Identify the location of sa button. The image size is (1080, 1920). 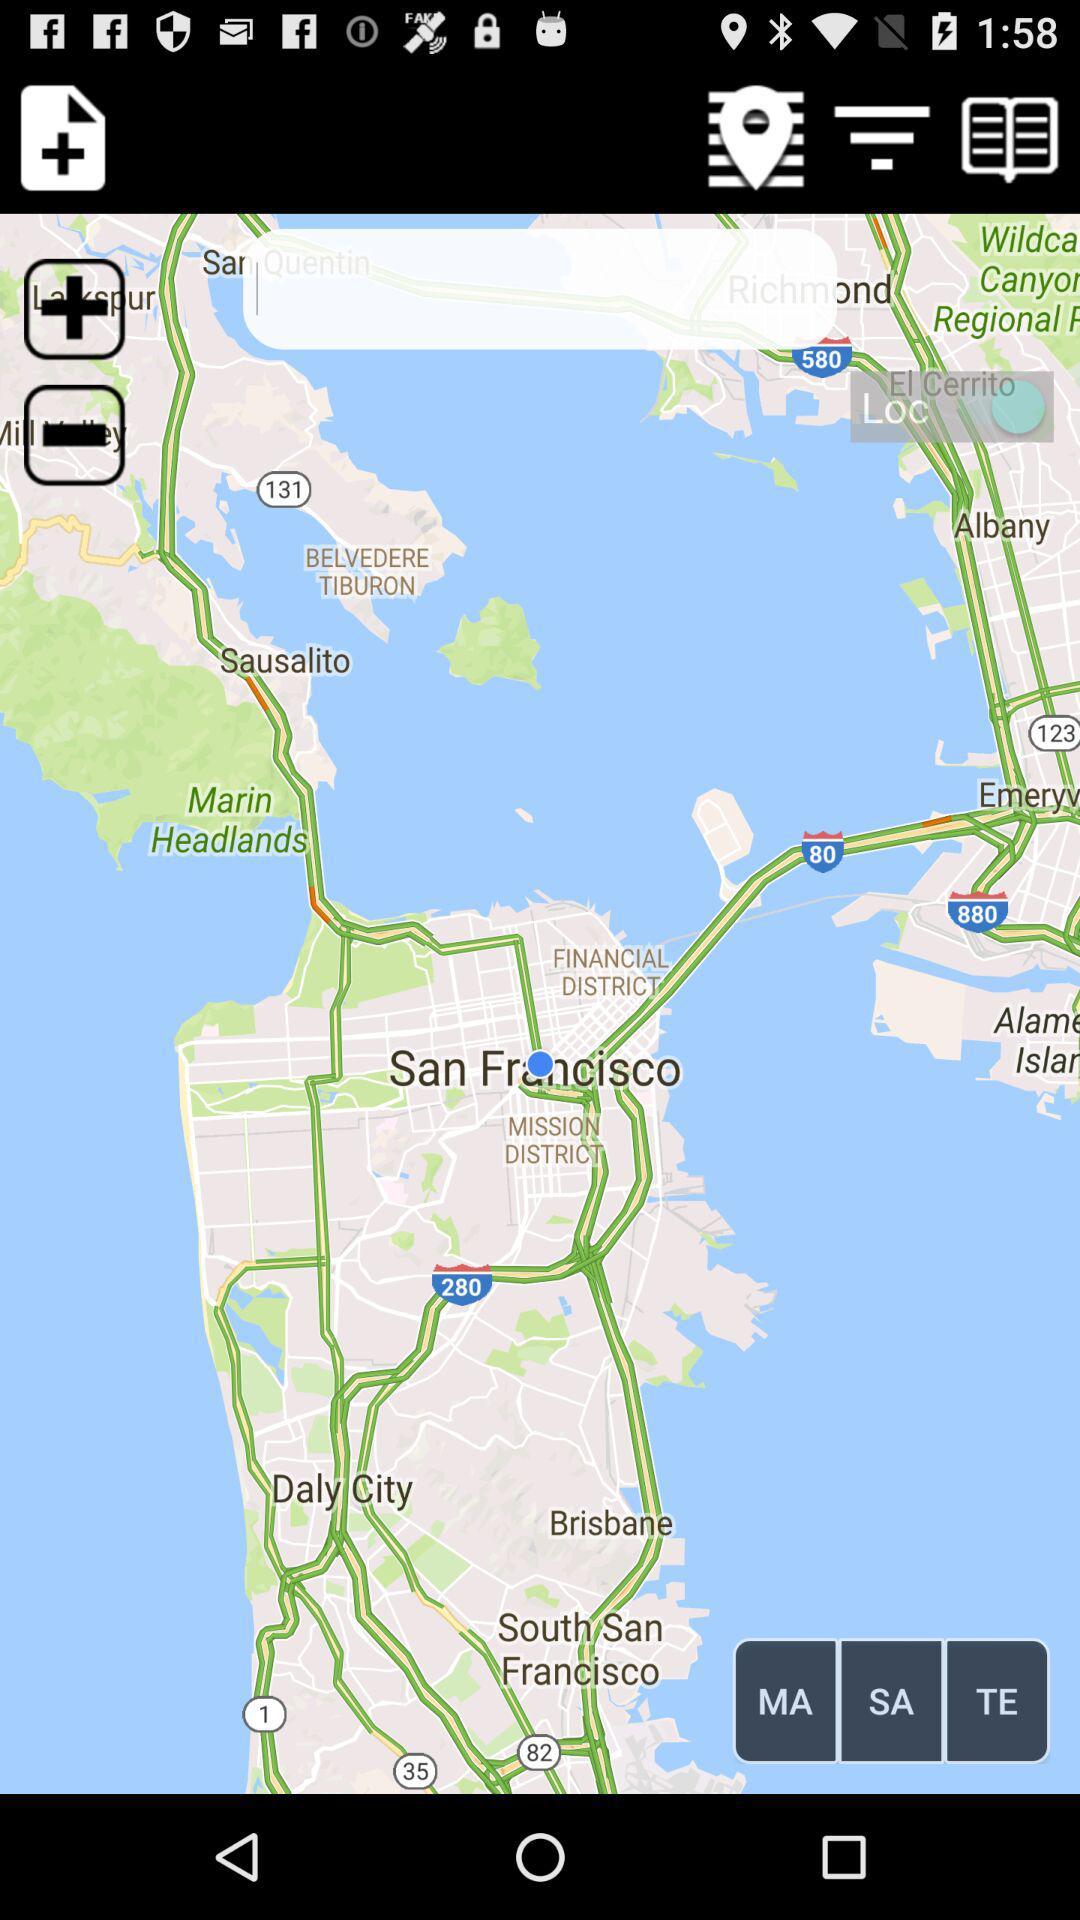
(890, 1699).